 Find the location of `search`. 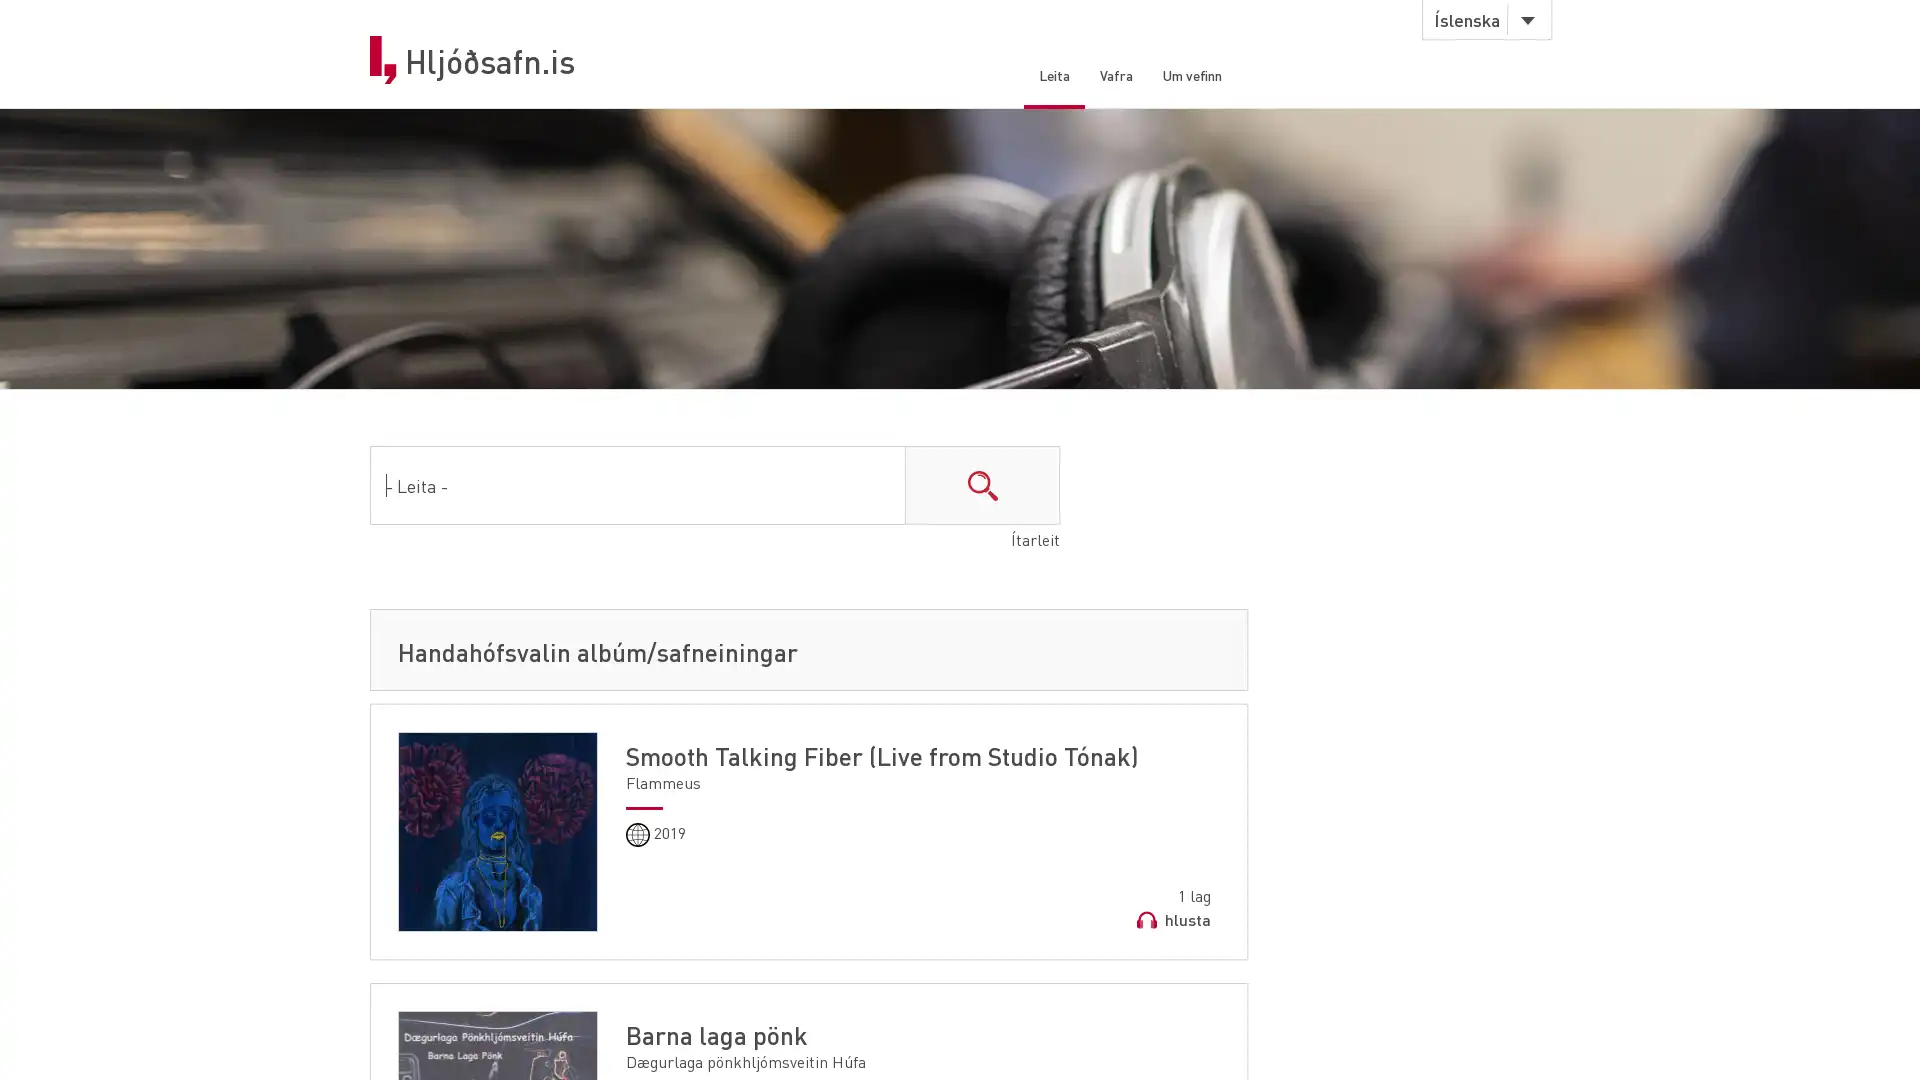

search is located at coordinates (982, 489).